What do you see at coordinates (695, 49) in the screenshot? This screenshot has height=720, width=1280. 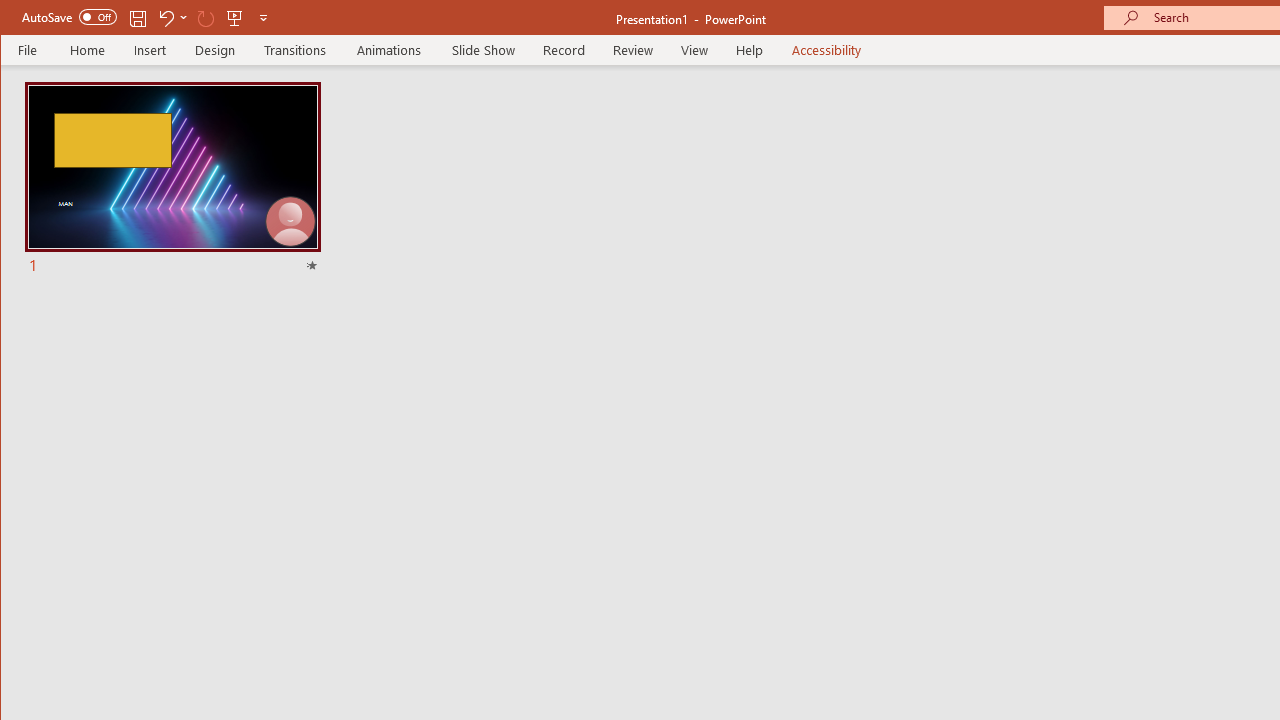 I see `'View'` at bounding box center [695, 49].